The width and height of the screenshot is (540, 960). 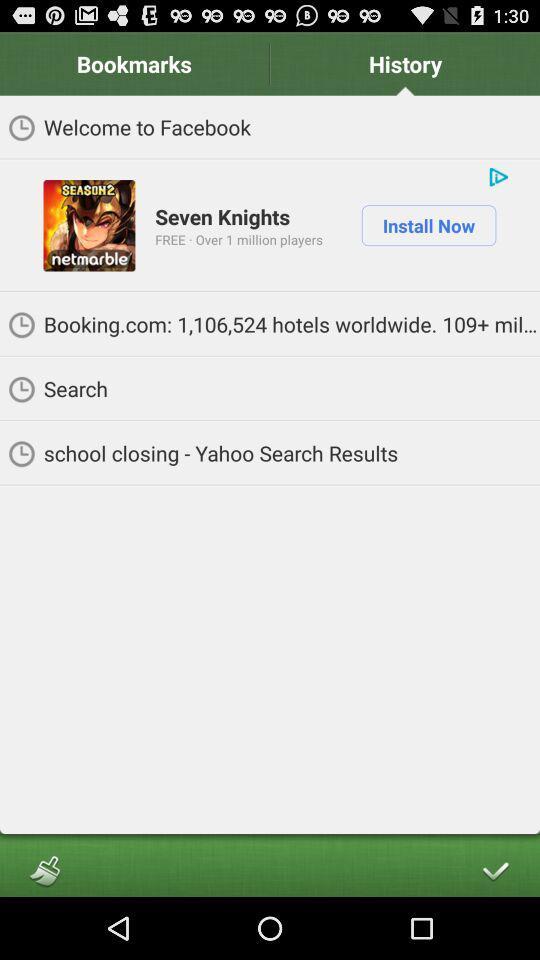 What do you see at coordinates (427, 225) in the screenshot?
I see `the item above booking com 1` at bounding box center [427, 225].